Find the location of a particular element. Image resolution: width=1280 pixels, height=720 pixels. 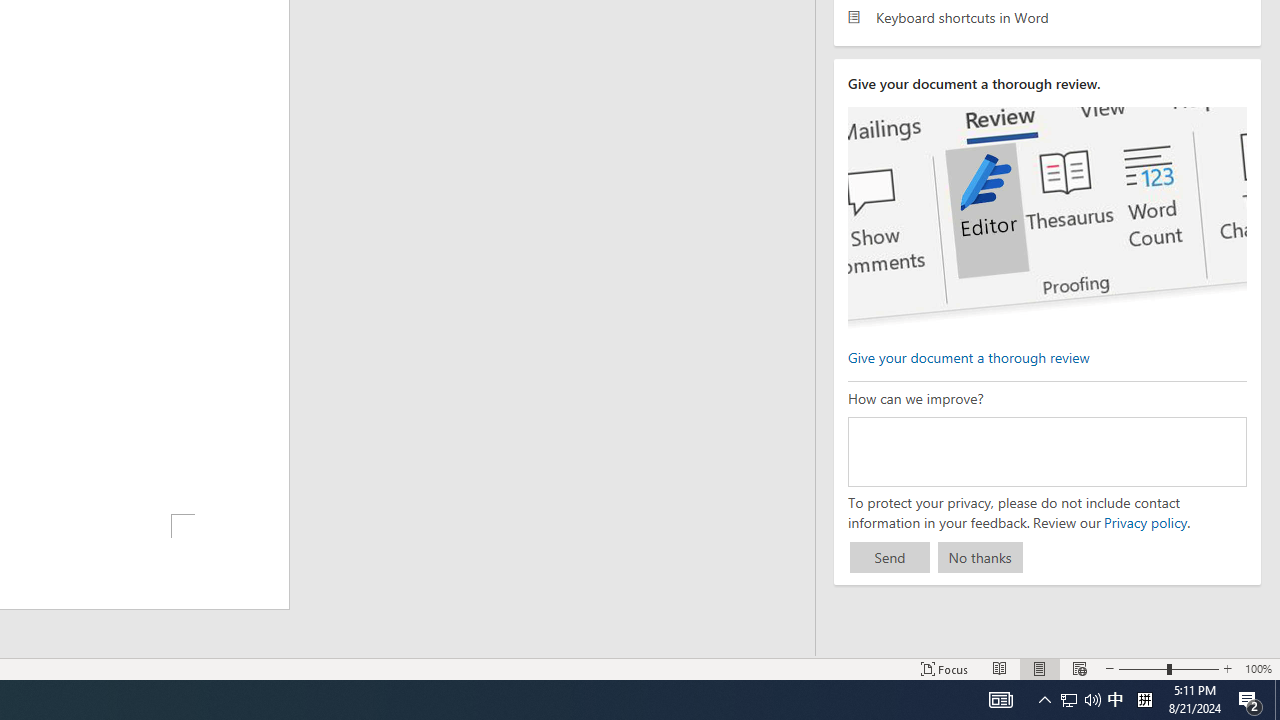

'Zoom' is located at coordinates (1168, 669).